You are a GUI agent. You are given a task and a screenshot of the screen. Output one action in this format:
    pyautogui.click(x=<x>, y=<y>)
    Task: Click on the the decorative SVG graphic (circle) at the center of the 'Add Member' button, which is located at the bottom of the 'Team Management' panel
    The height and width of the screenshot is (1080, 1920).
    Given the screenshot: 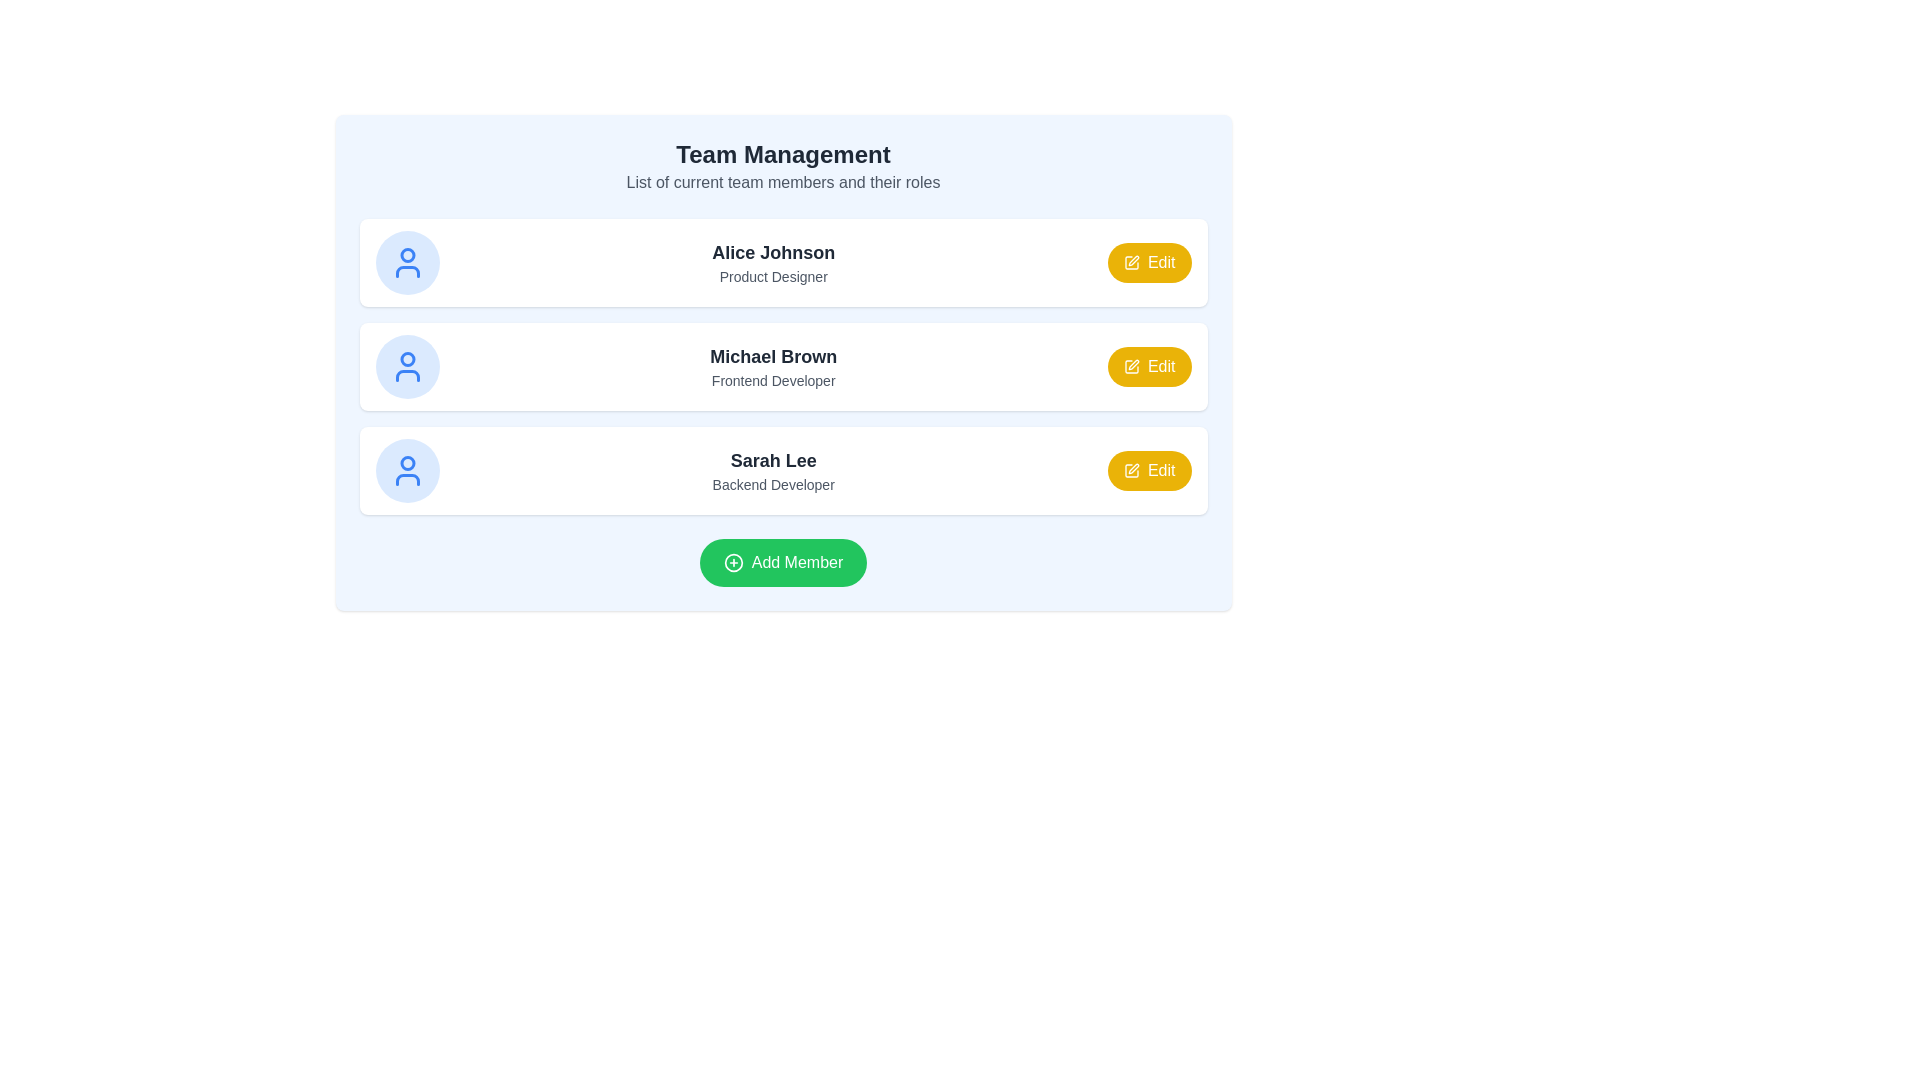 What is the action you would take?
    pyautogui.click(x=732, y=563)
    